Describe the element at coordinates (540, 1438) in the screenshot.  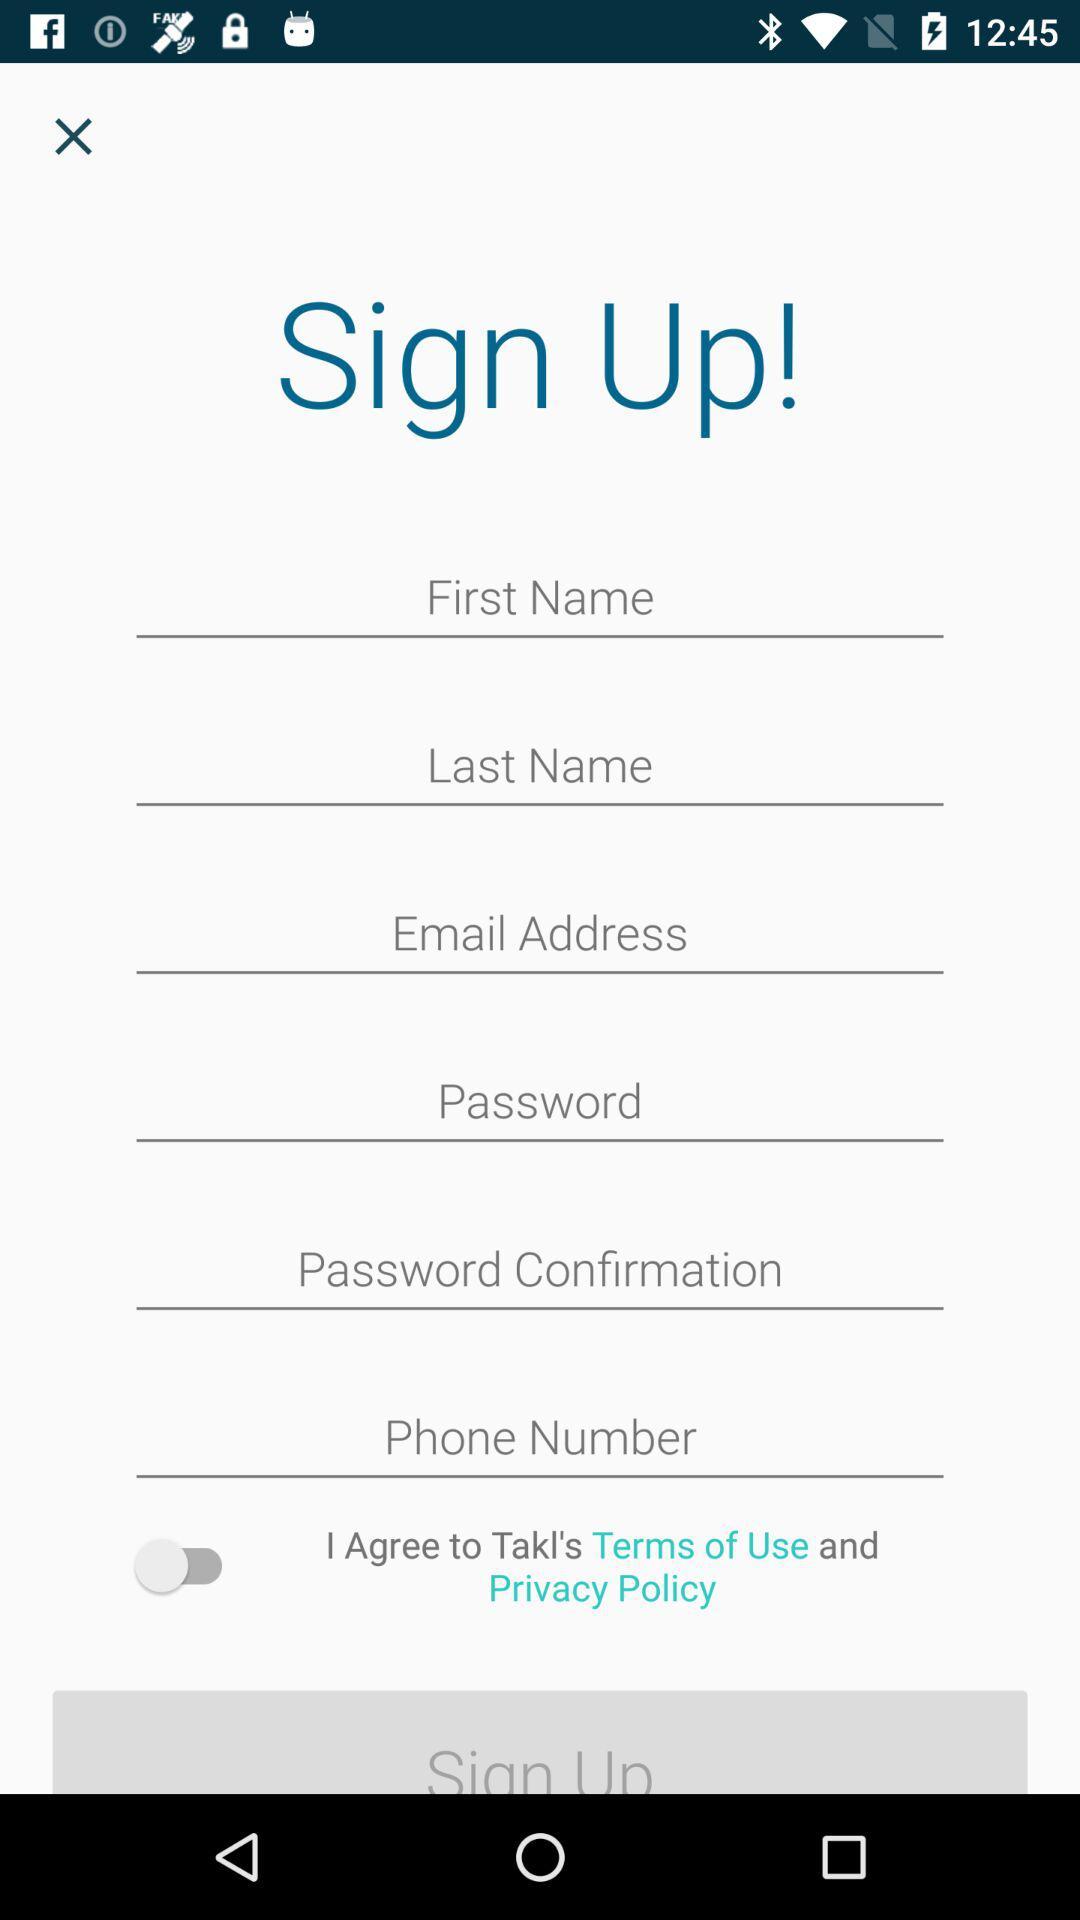
I see `phone number` at that location.